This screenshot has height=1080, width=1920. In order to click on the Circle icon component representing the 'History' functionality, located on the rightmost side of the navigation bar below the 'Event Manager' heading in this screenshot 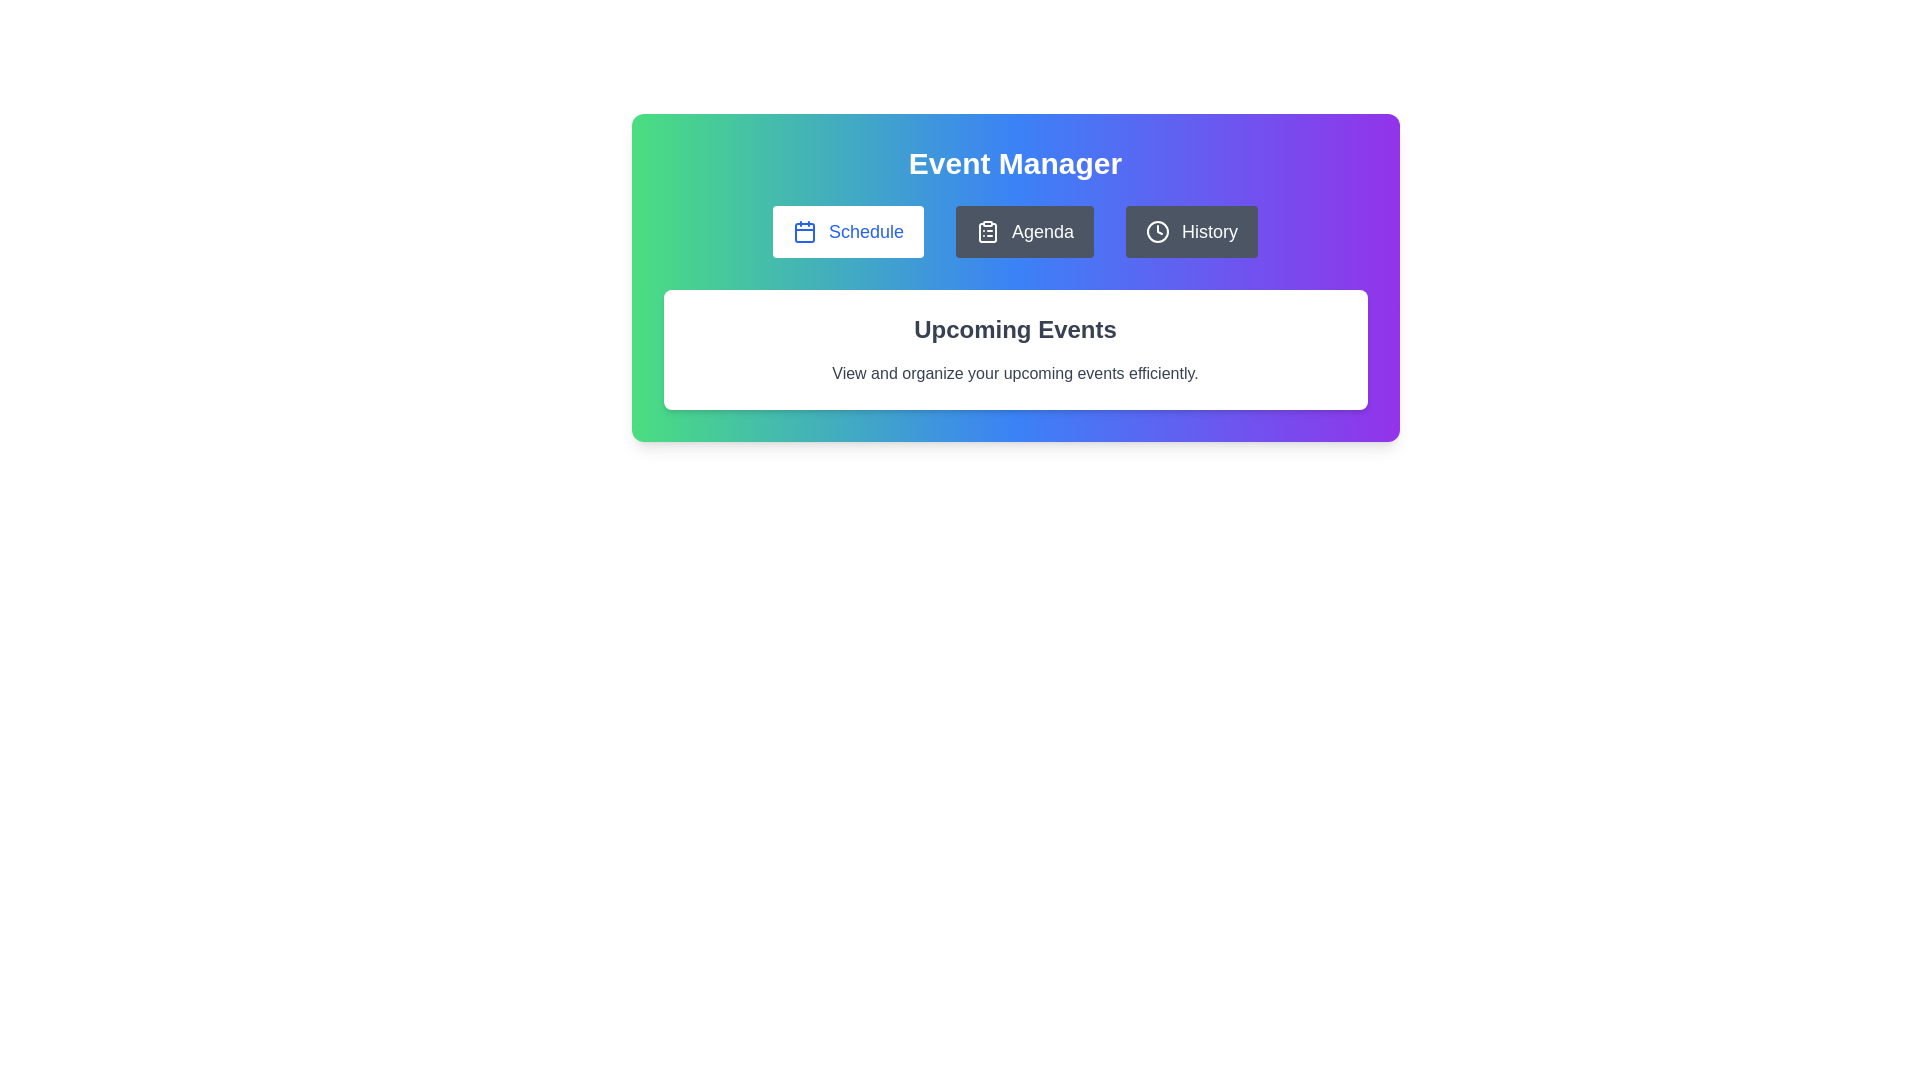, I will do `click(1158, 230)`.